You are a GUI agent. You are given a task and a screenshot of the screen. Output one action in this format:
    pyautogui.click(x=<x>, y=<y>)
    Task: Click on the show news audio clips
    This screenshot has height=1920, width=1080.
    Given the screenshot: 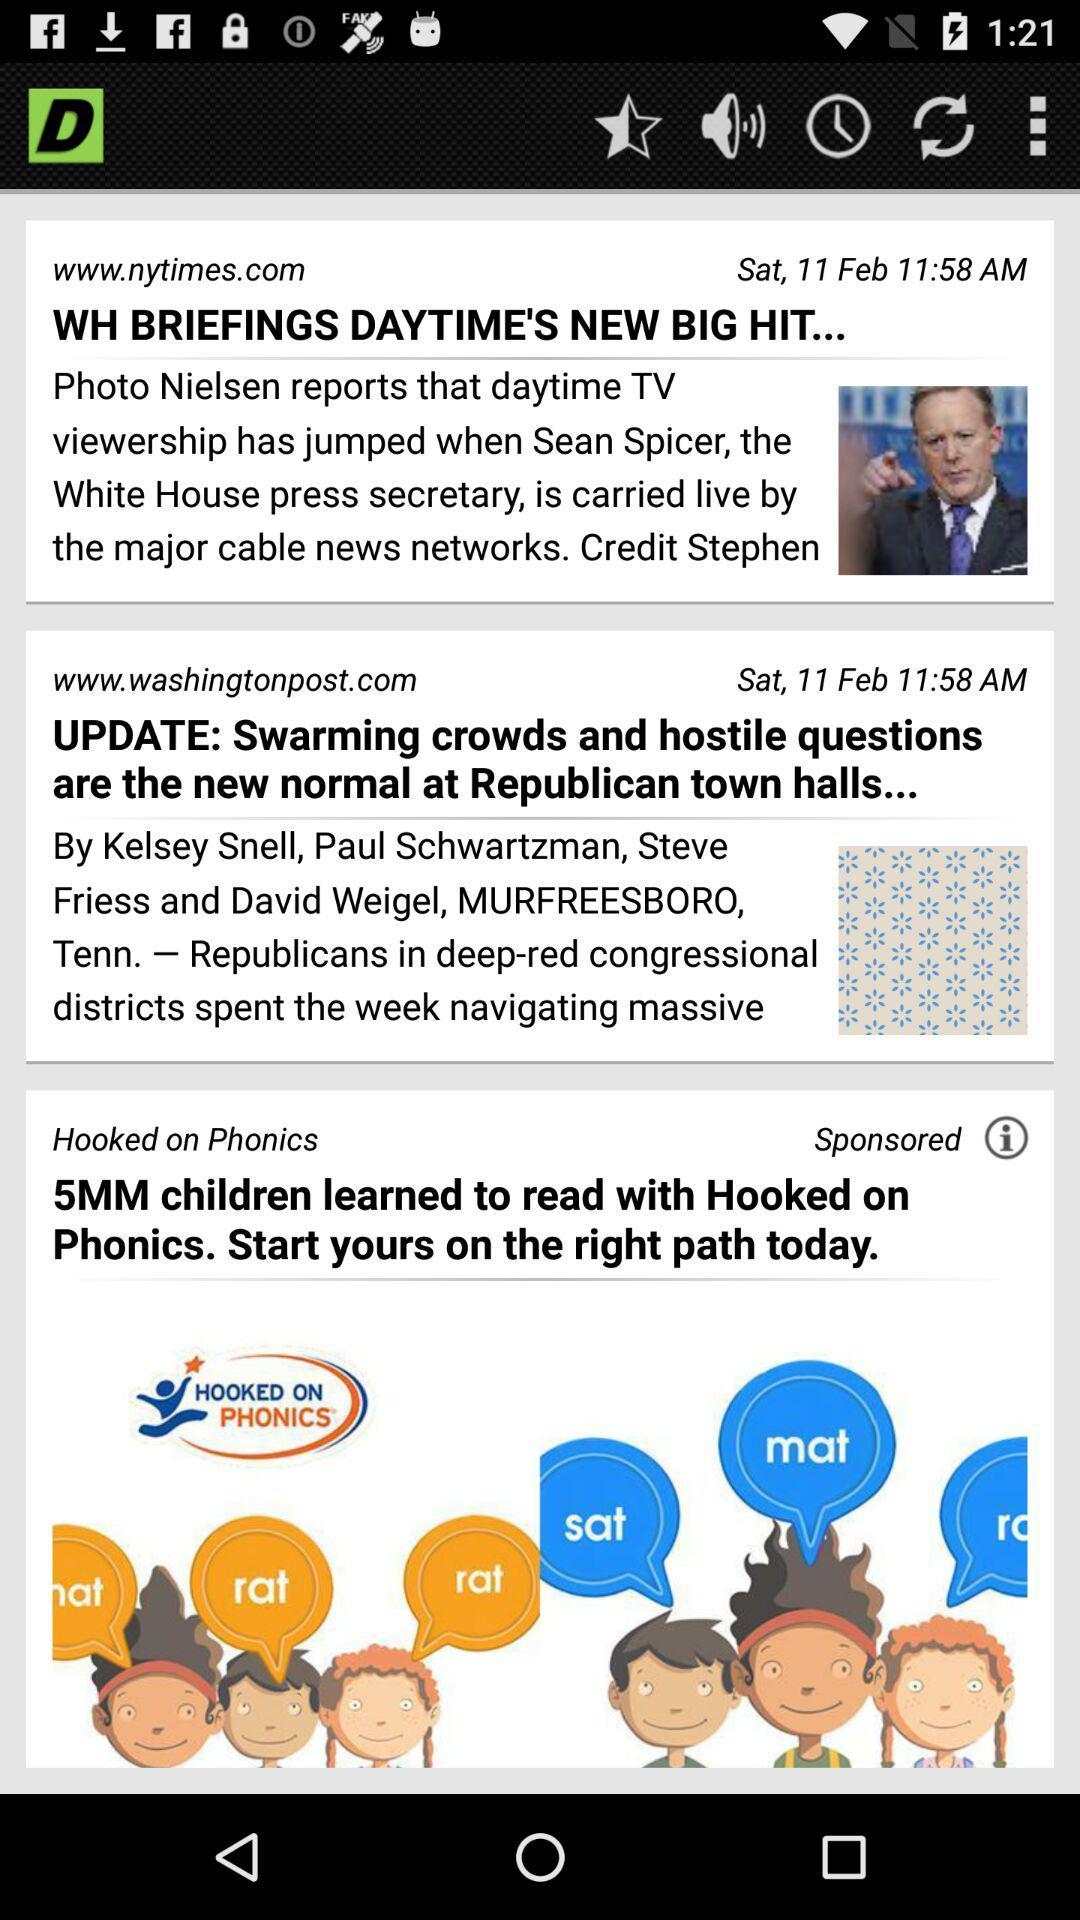 What is the action you would take?
    pyautogui.click(x=733, y=124)
    